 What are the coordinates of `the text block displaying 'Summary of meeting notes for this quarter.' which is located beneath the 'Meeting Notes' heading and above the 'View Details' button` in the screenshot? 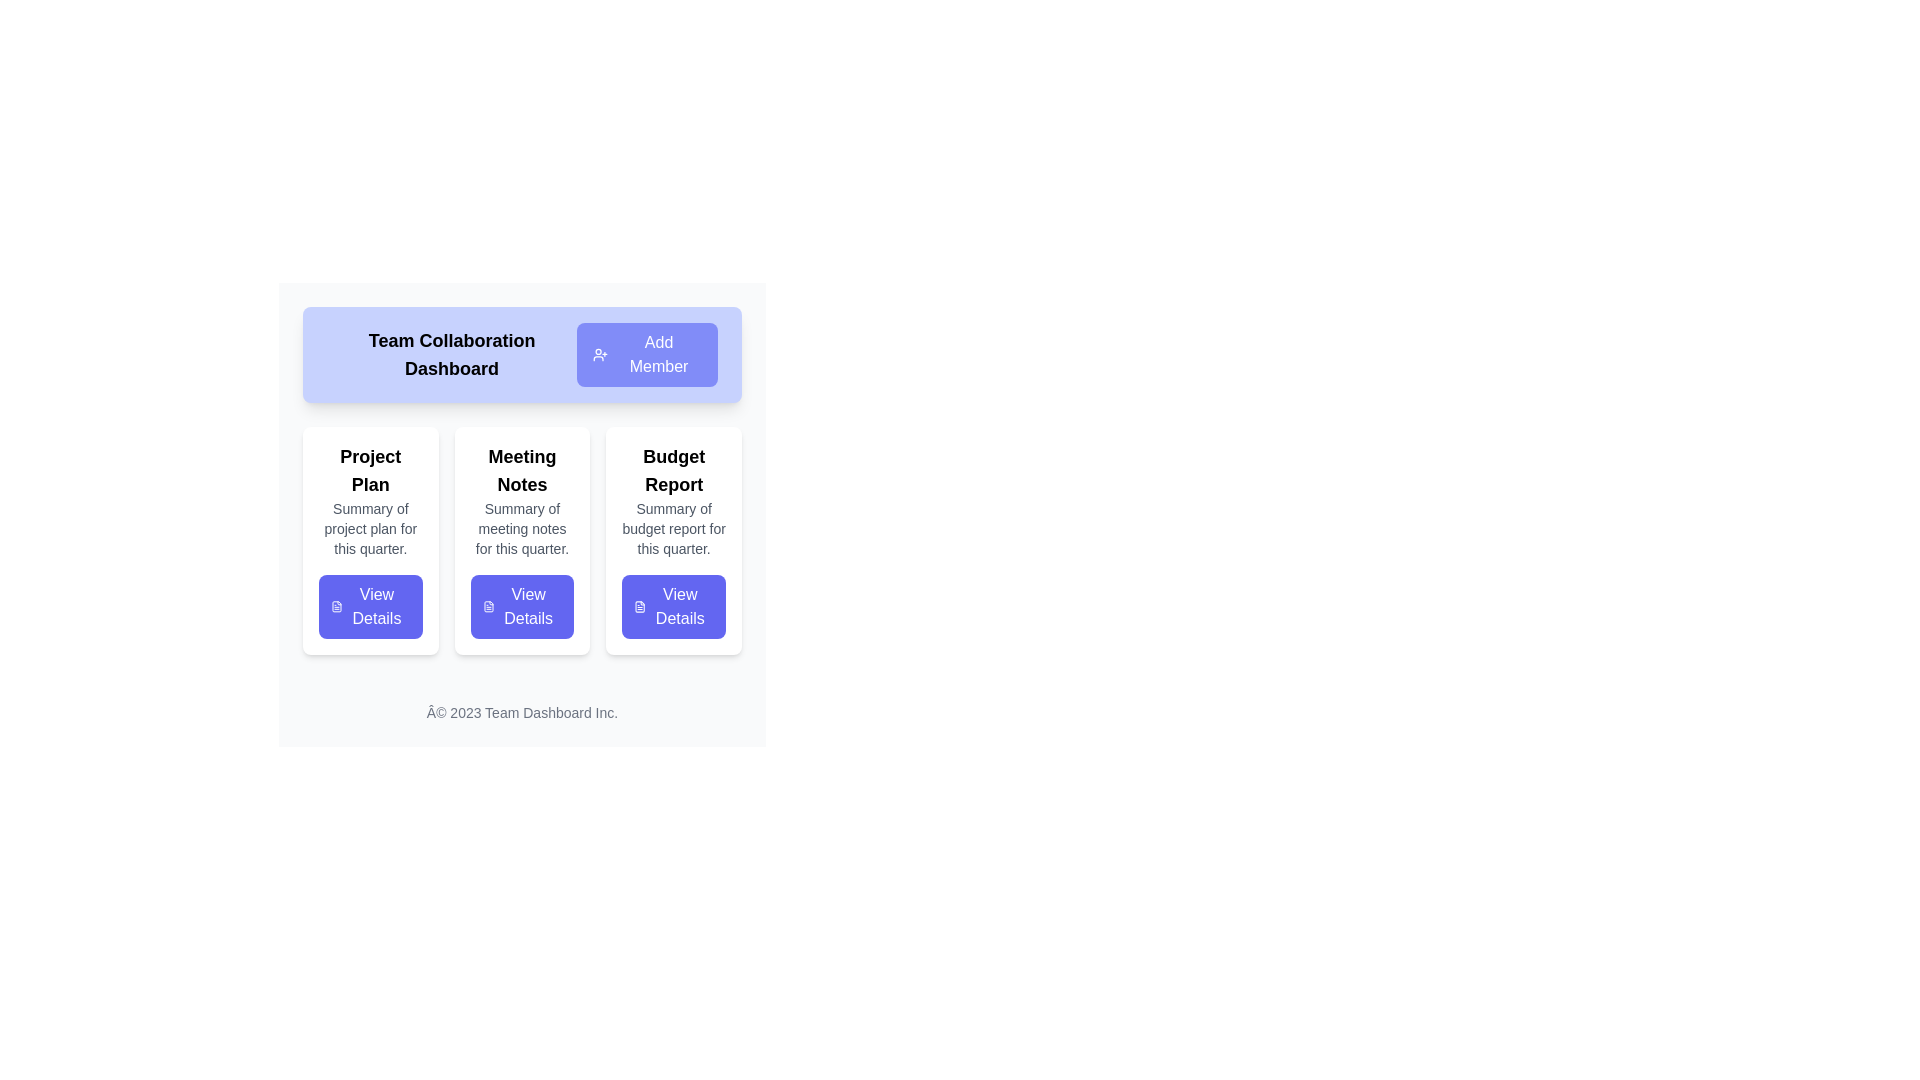 It's located at (522, 527).